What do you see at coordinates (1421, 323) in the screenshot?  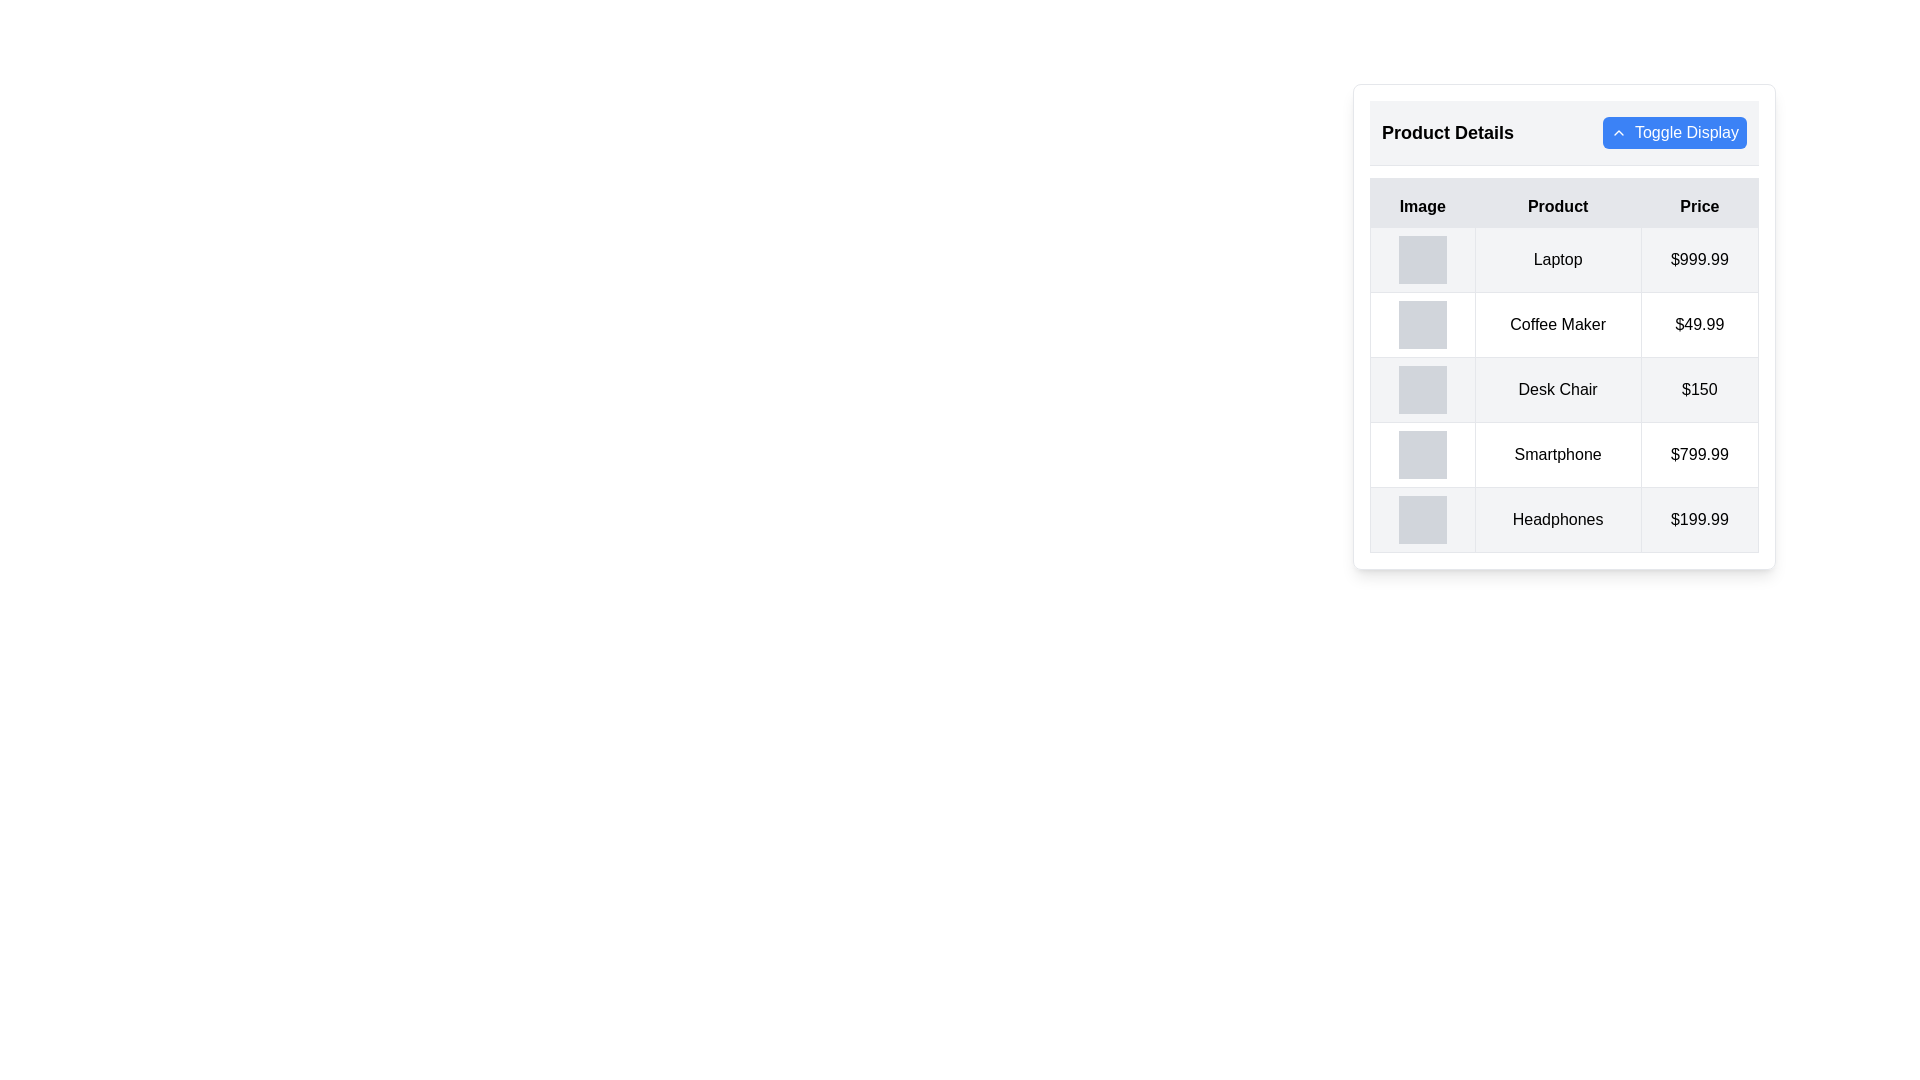 I see `the visual placeholder or image slot located in the second row and first column of the product details table for the 'Coffee Maker' product` at bounding box center [1421, 323].